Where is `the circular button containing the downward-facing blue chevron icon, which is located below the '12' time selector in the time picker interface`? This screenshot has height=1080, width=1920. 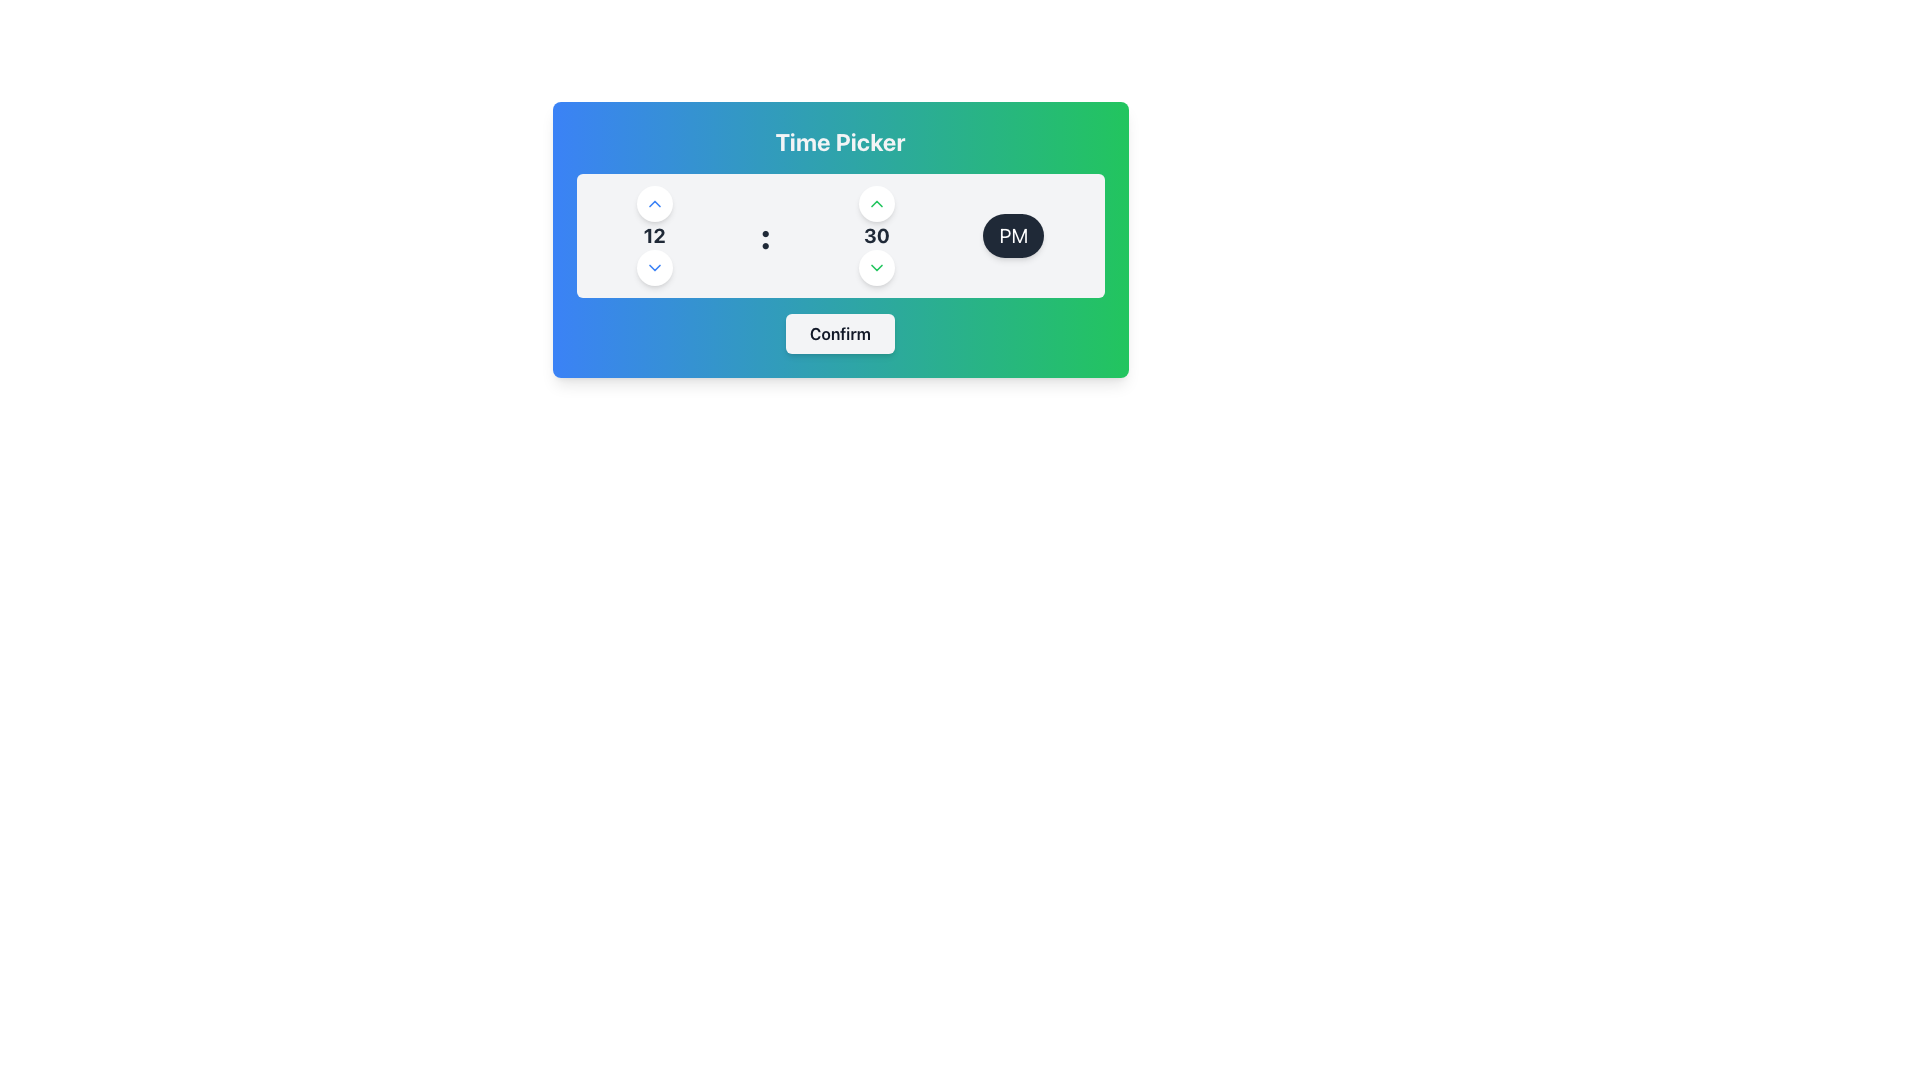 the circular button containing the downward-facing blue chevron icon, which is located below the '12' time selector in the time picker interface is located at coordinates (654, 266).